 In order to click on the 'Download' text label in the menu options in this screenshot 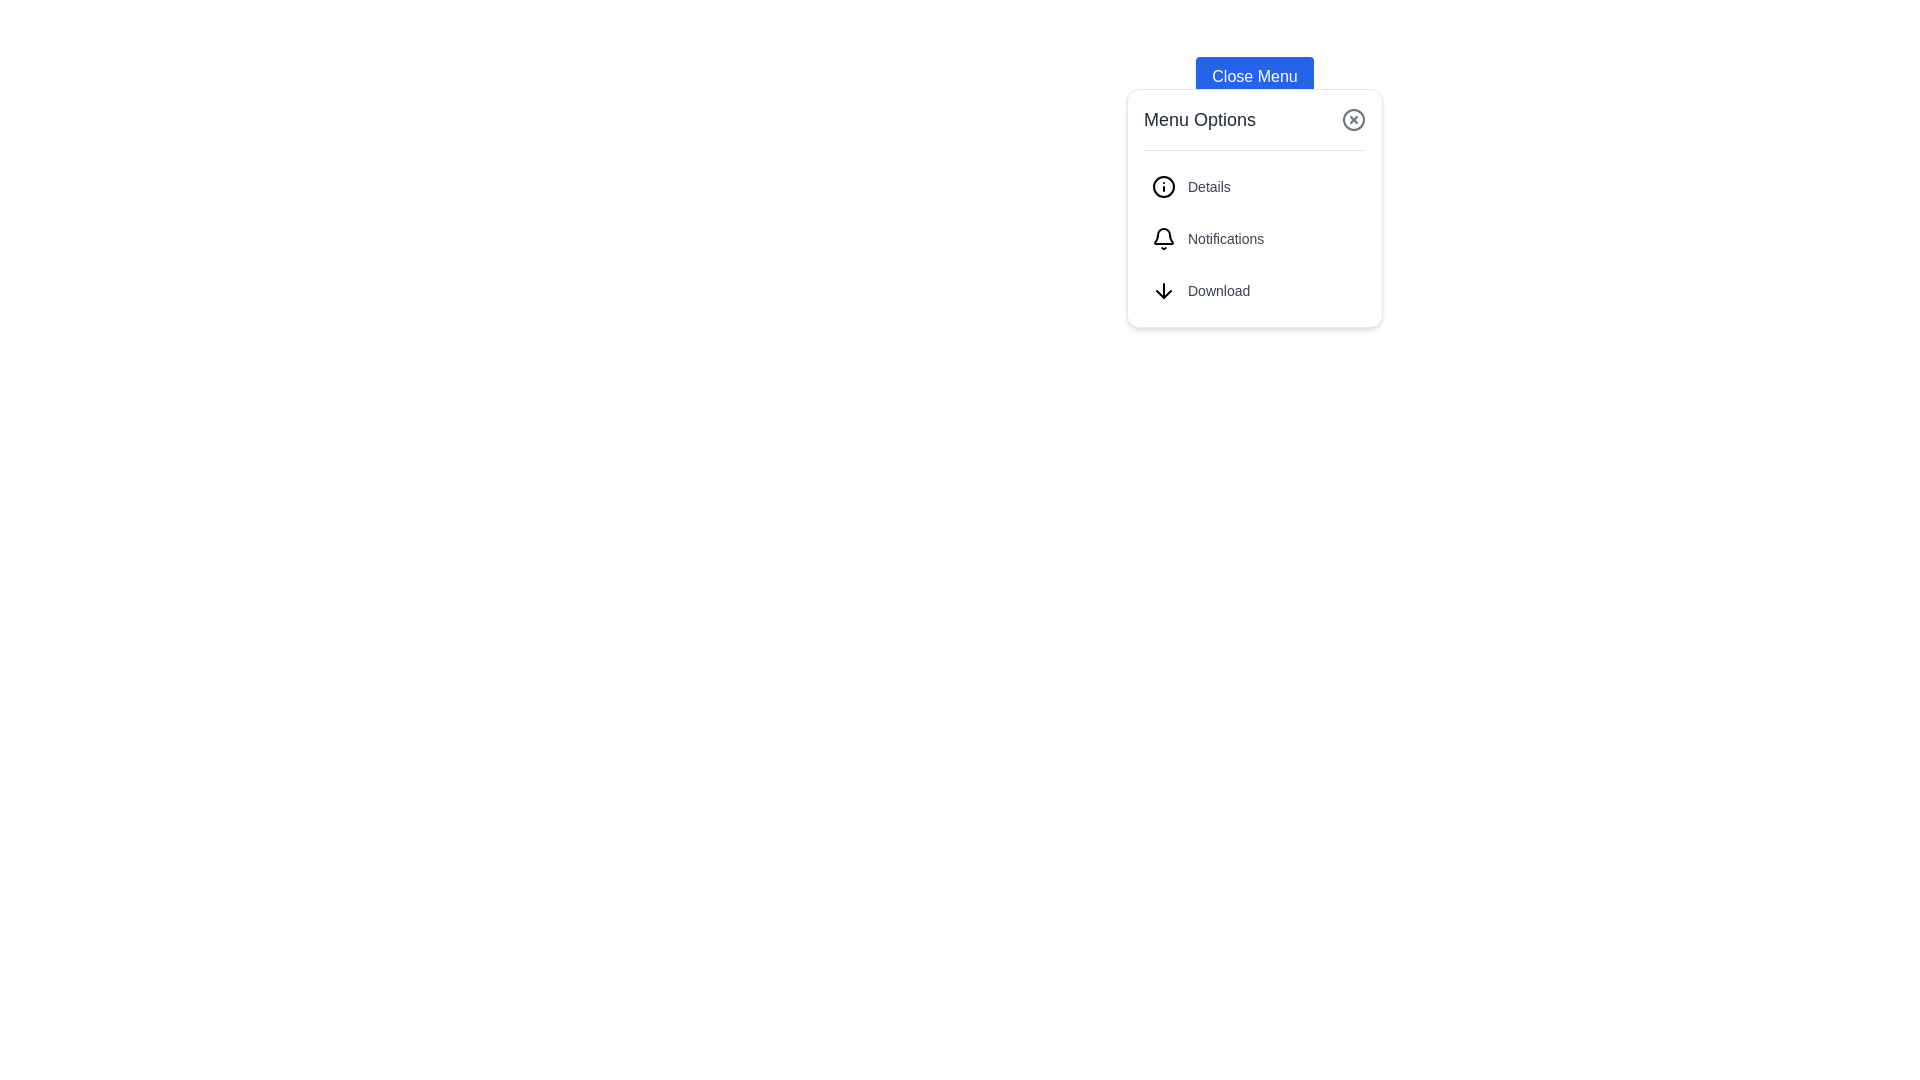, I will do `click(1218, 290)`.